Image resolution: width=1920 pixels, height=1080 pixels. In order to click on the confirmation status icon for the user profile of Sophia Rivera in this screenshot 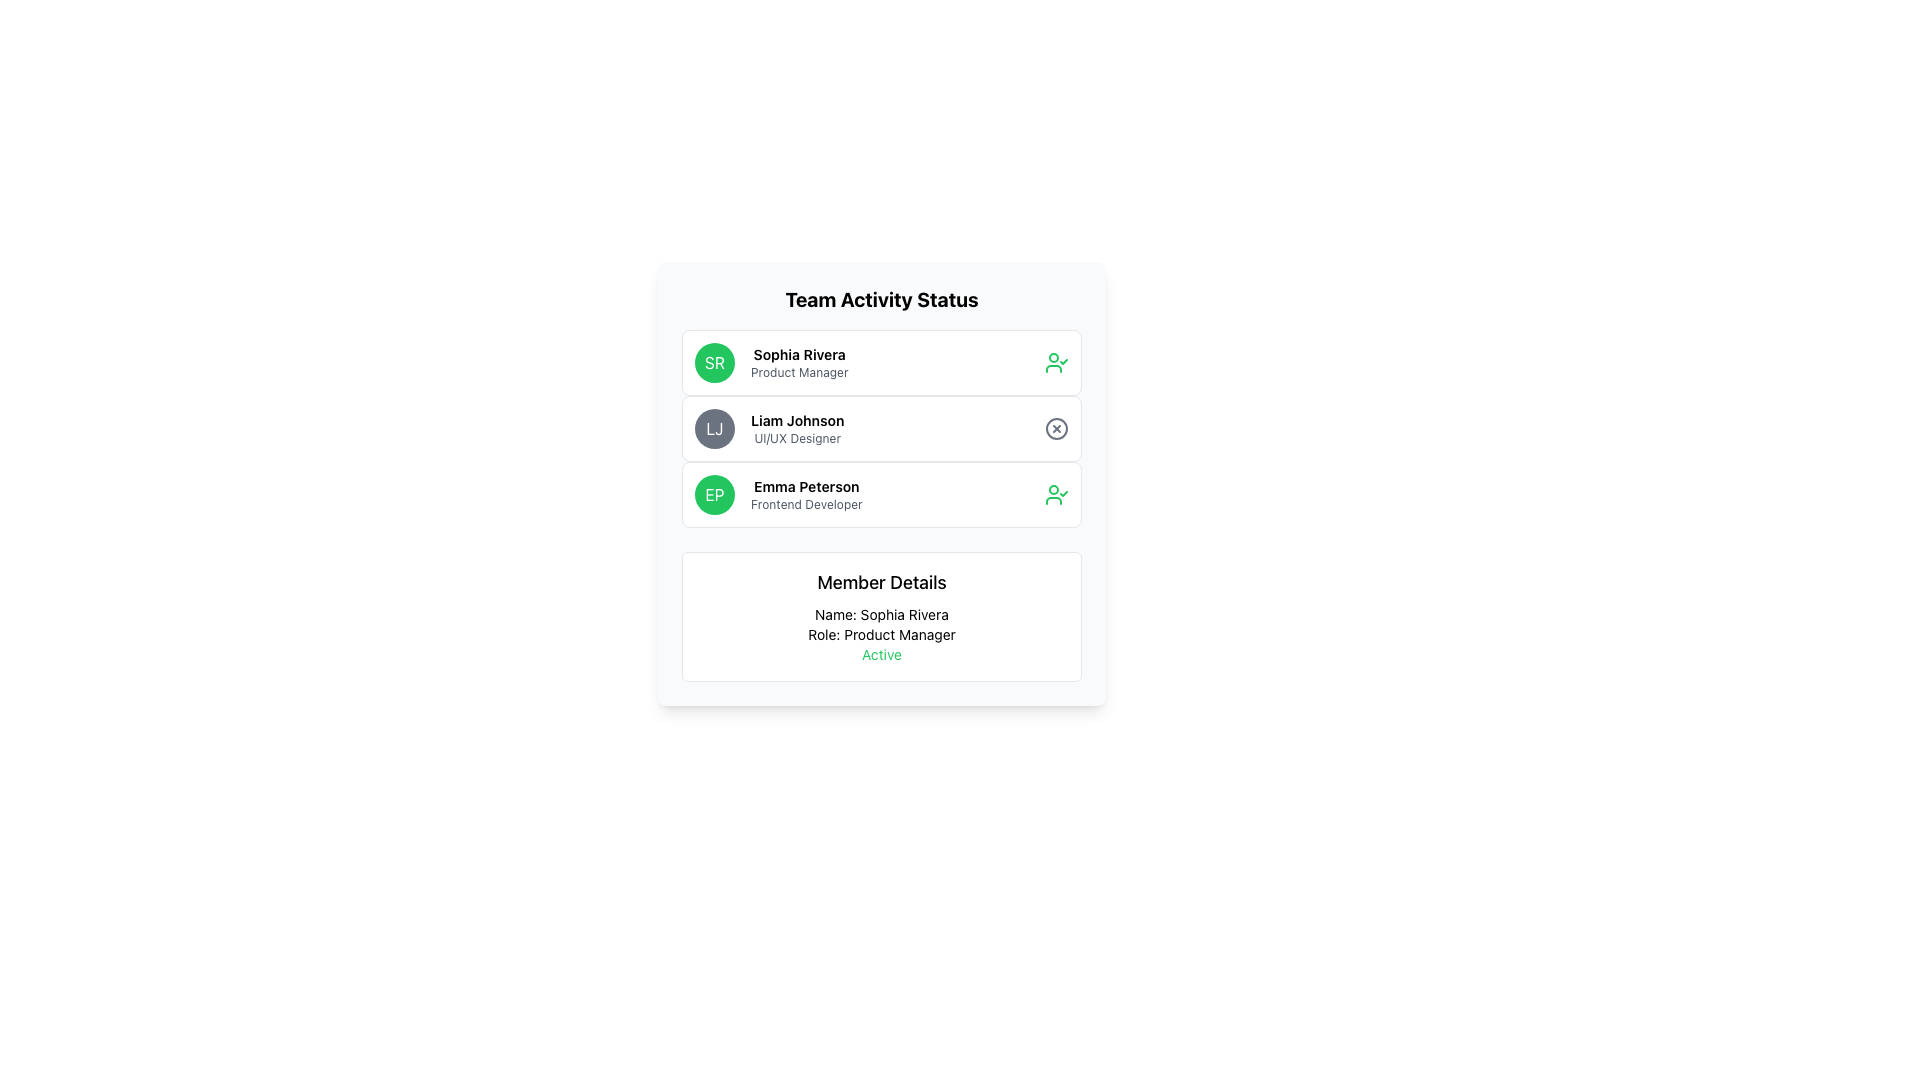, I will do `click(1055, 362)`.